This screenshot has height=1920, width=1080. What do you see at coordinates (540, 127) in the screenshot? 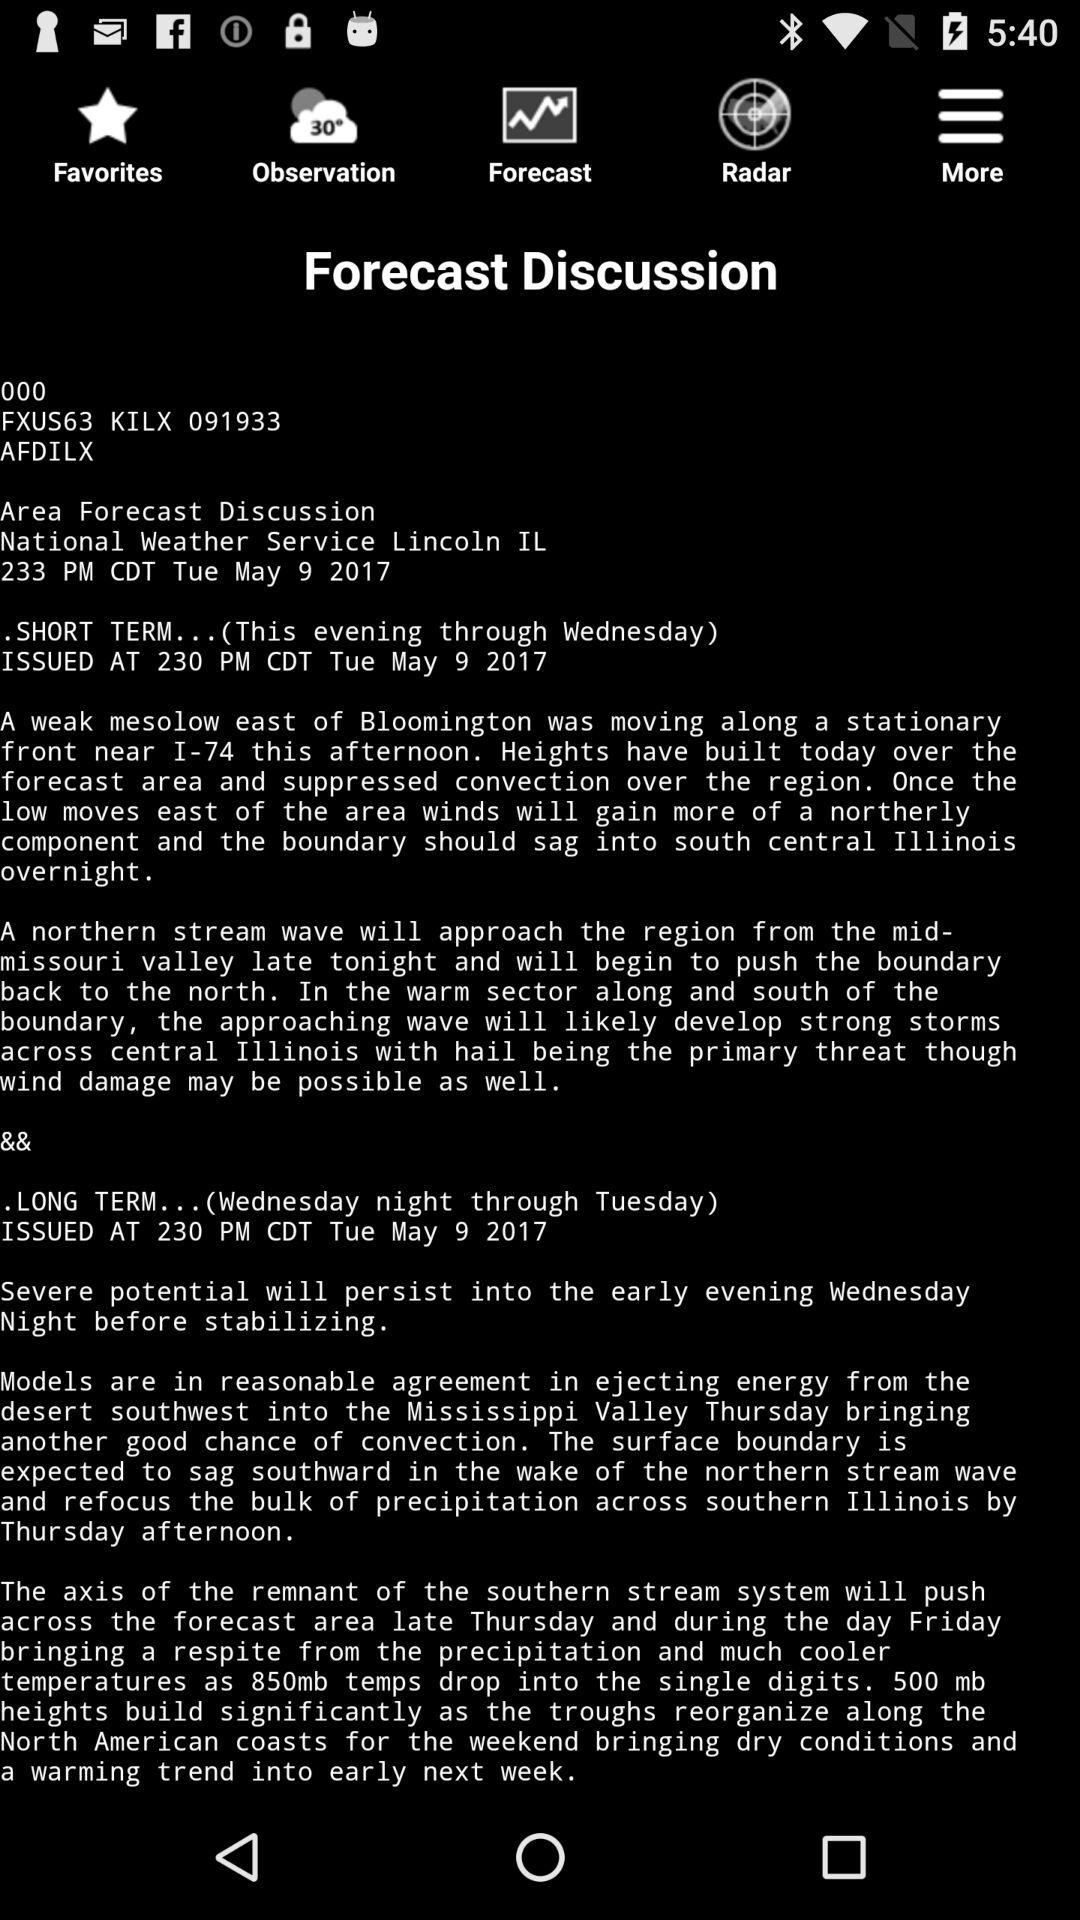
I see `forecast discussion` at bounding box center [540, 127].